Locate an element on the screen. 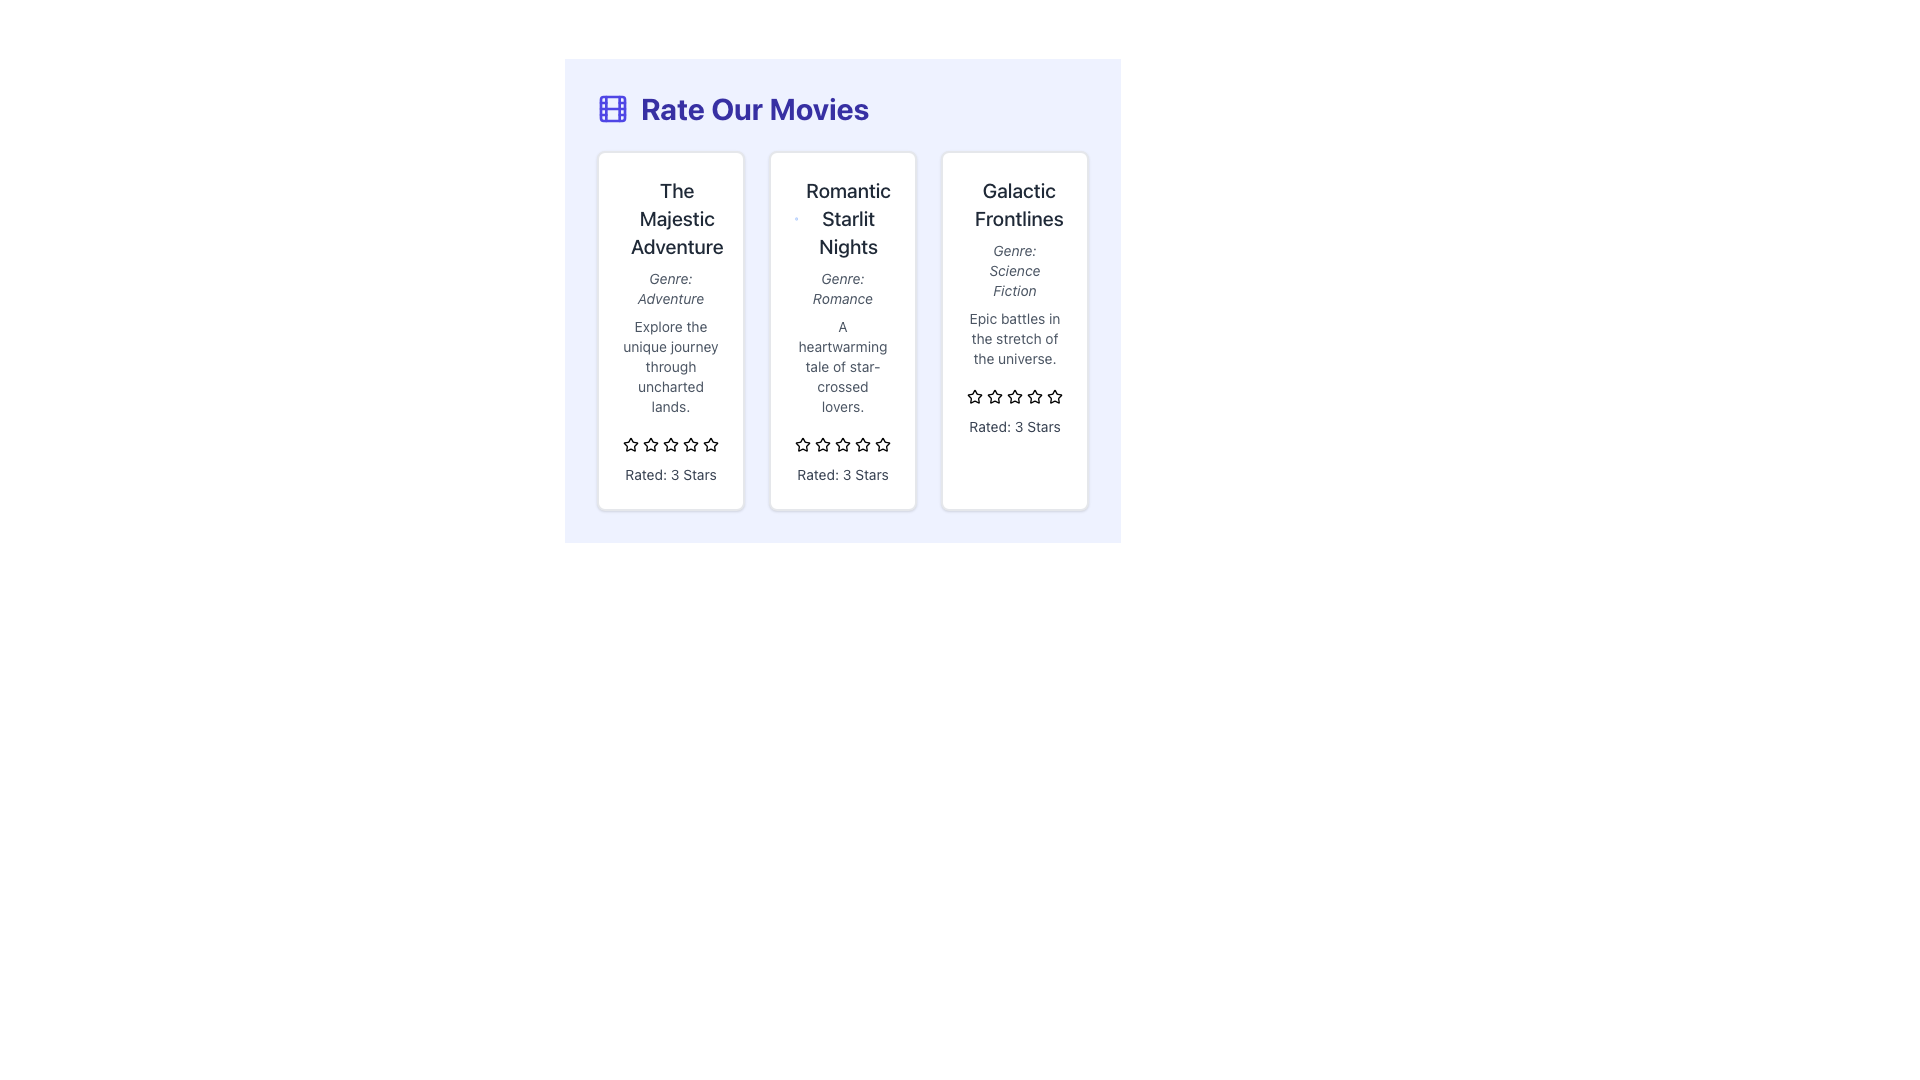 Image resolution: width=1920 pixels, height=1080 pixels. text content of the element displaying 'Galactic Frontlines', which is styled in bold, medium size, and dark gray, located at the top of the third card in a horizontal layout is located at coordinates (1019, 204).